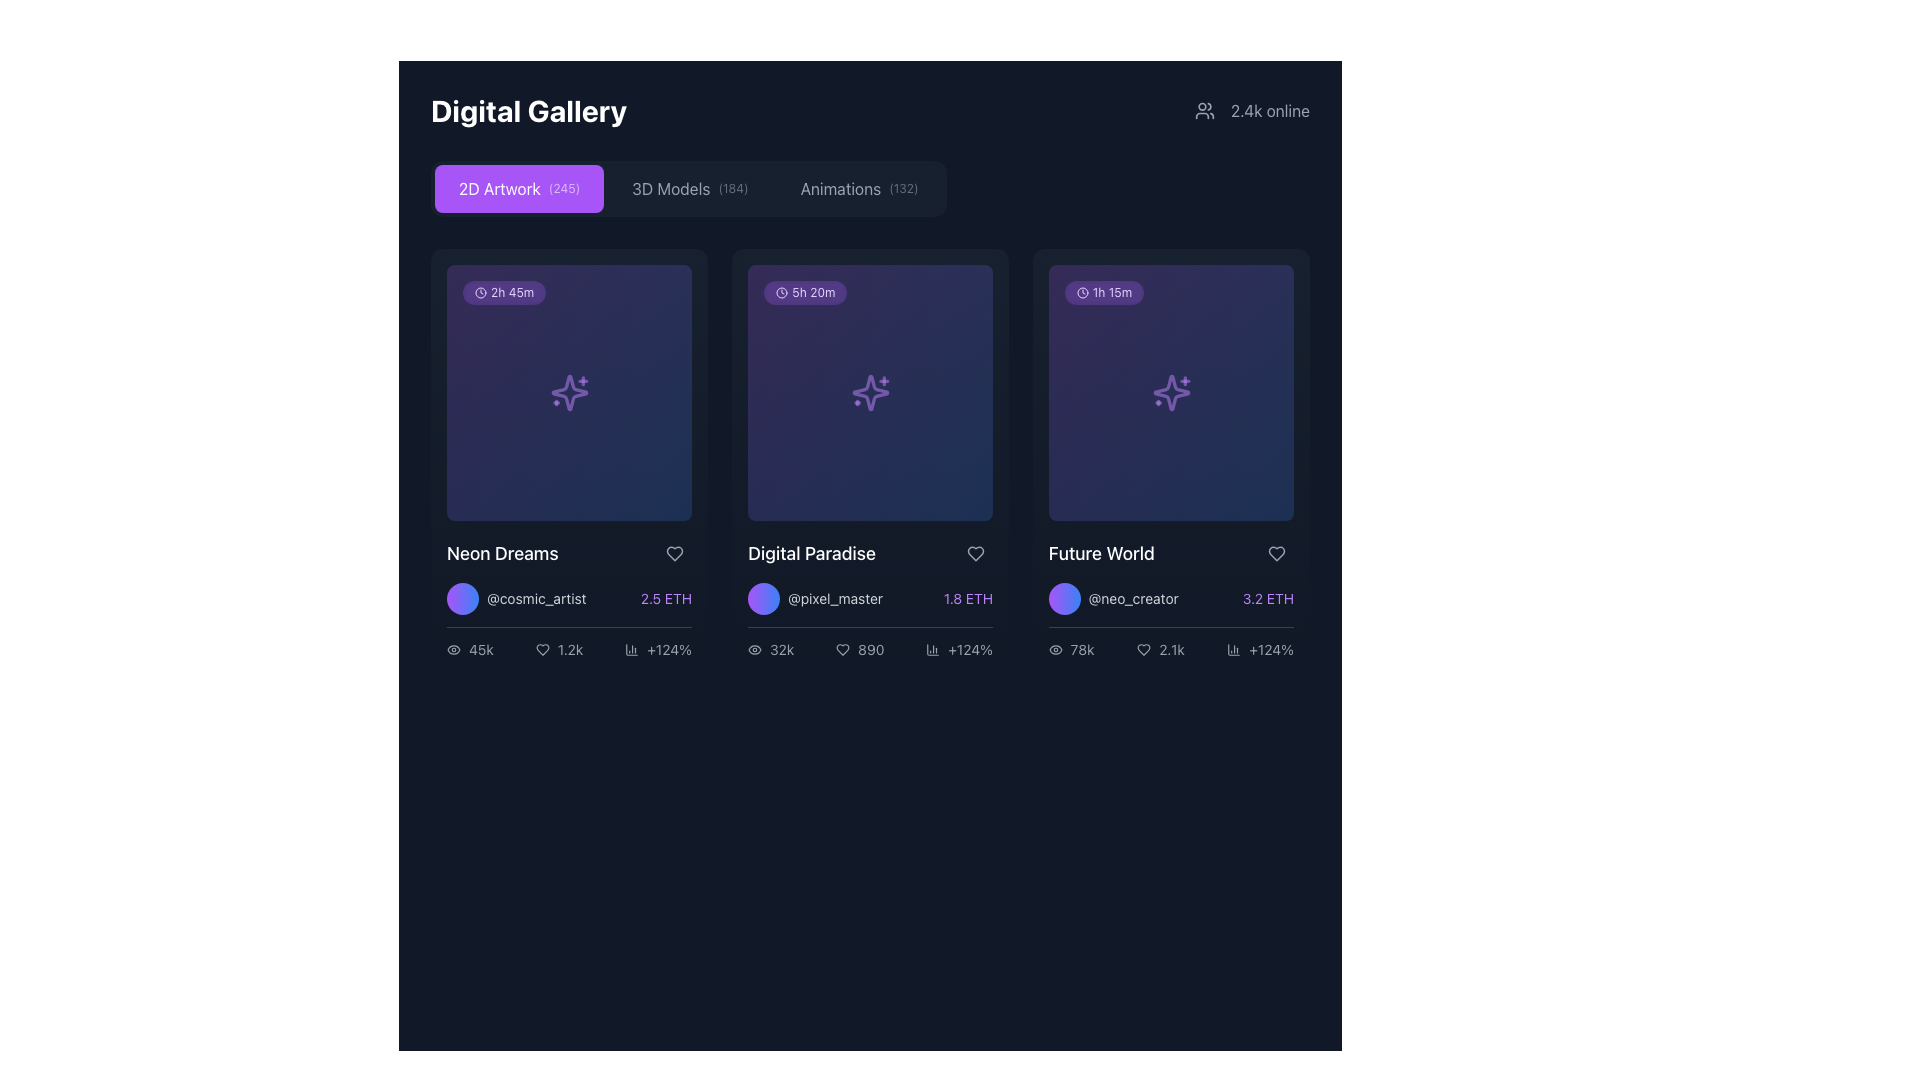 The image size is (1920, 1080). I want to click on the small clock icon located in the top-left corner of the 'Future World' card, so click(1082, 293).